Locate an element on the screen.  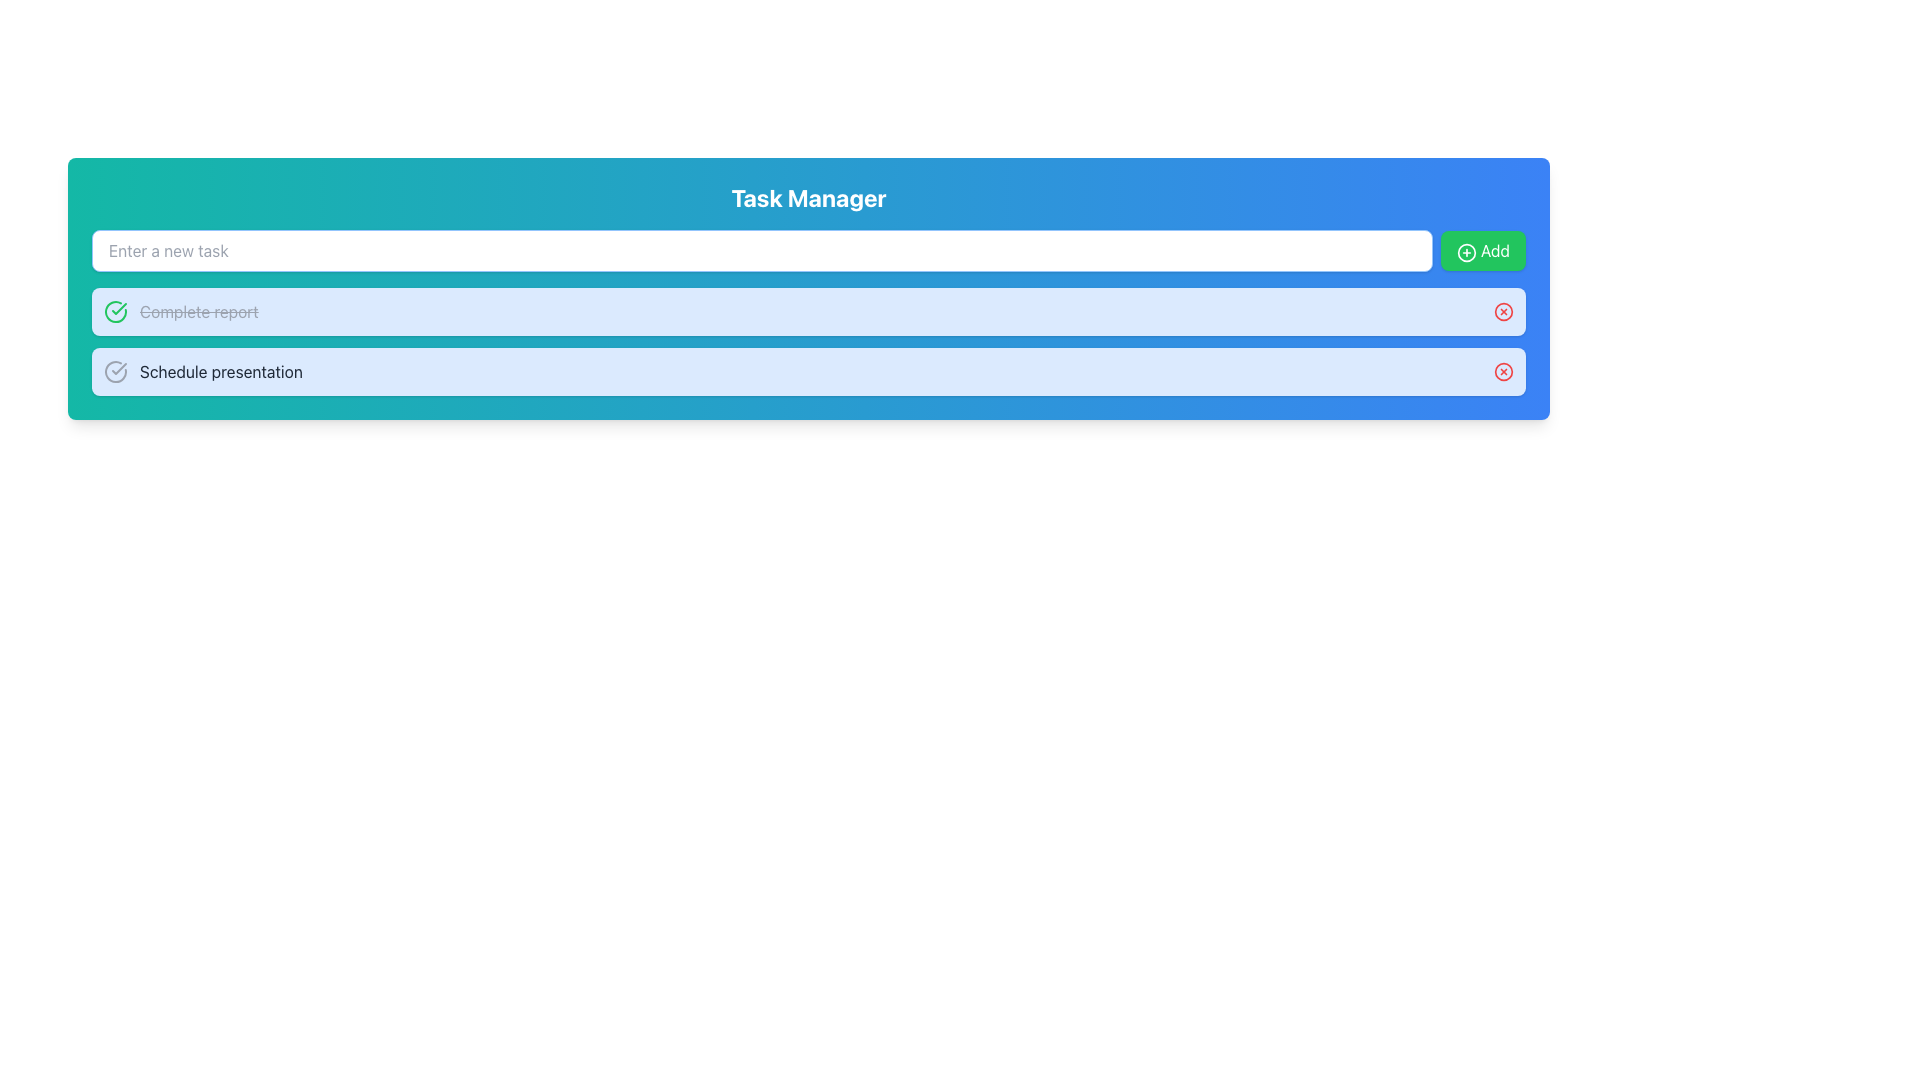
the Circle element in the SVG group, which is part of an icon indicating an action, located next to the text 'Complete report' at the second item in the task list is located at coordinates (1503, 312).